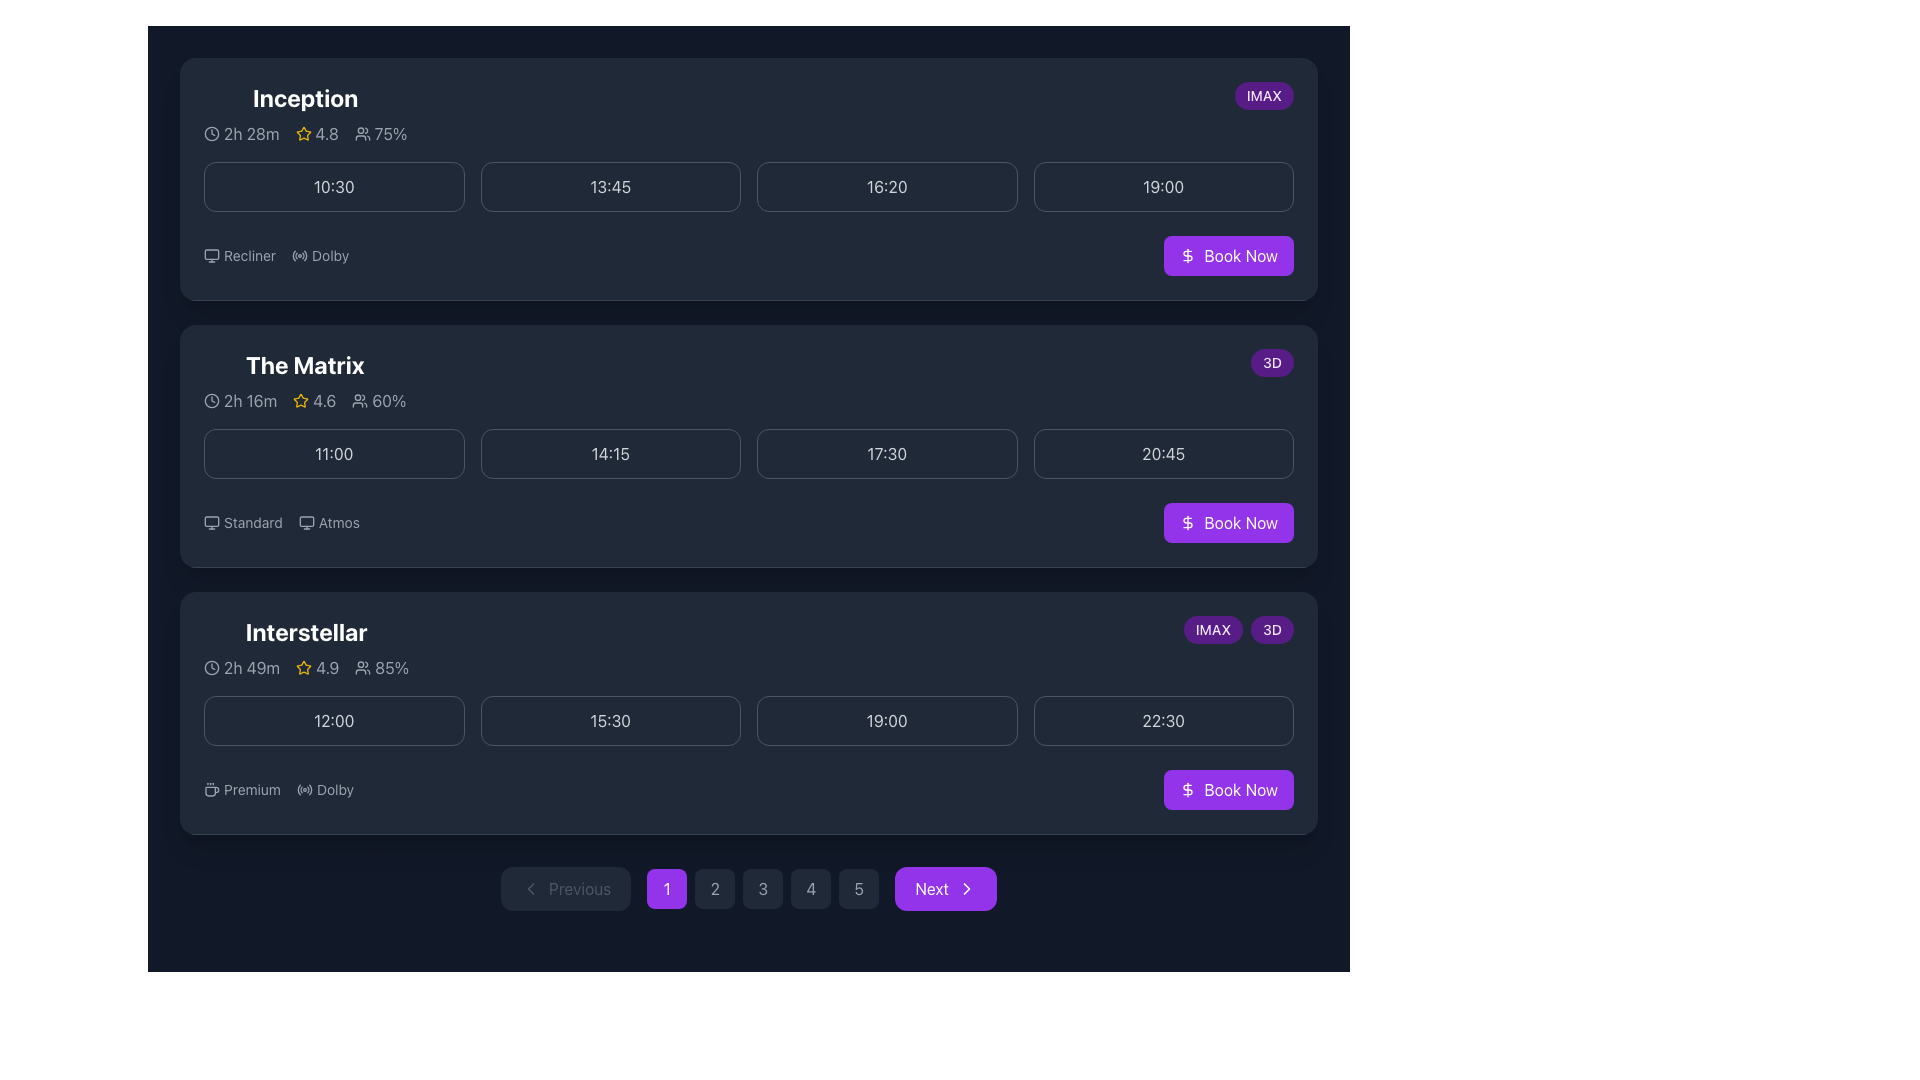  Describe the element at coordinates (304, 401) in the screenshot. I see `the yellow star icon representing the movie 'The Matrix', which is the second inline item among the metadata details` at that location.